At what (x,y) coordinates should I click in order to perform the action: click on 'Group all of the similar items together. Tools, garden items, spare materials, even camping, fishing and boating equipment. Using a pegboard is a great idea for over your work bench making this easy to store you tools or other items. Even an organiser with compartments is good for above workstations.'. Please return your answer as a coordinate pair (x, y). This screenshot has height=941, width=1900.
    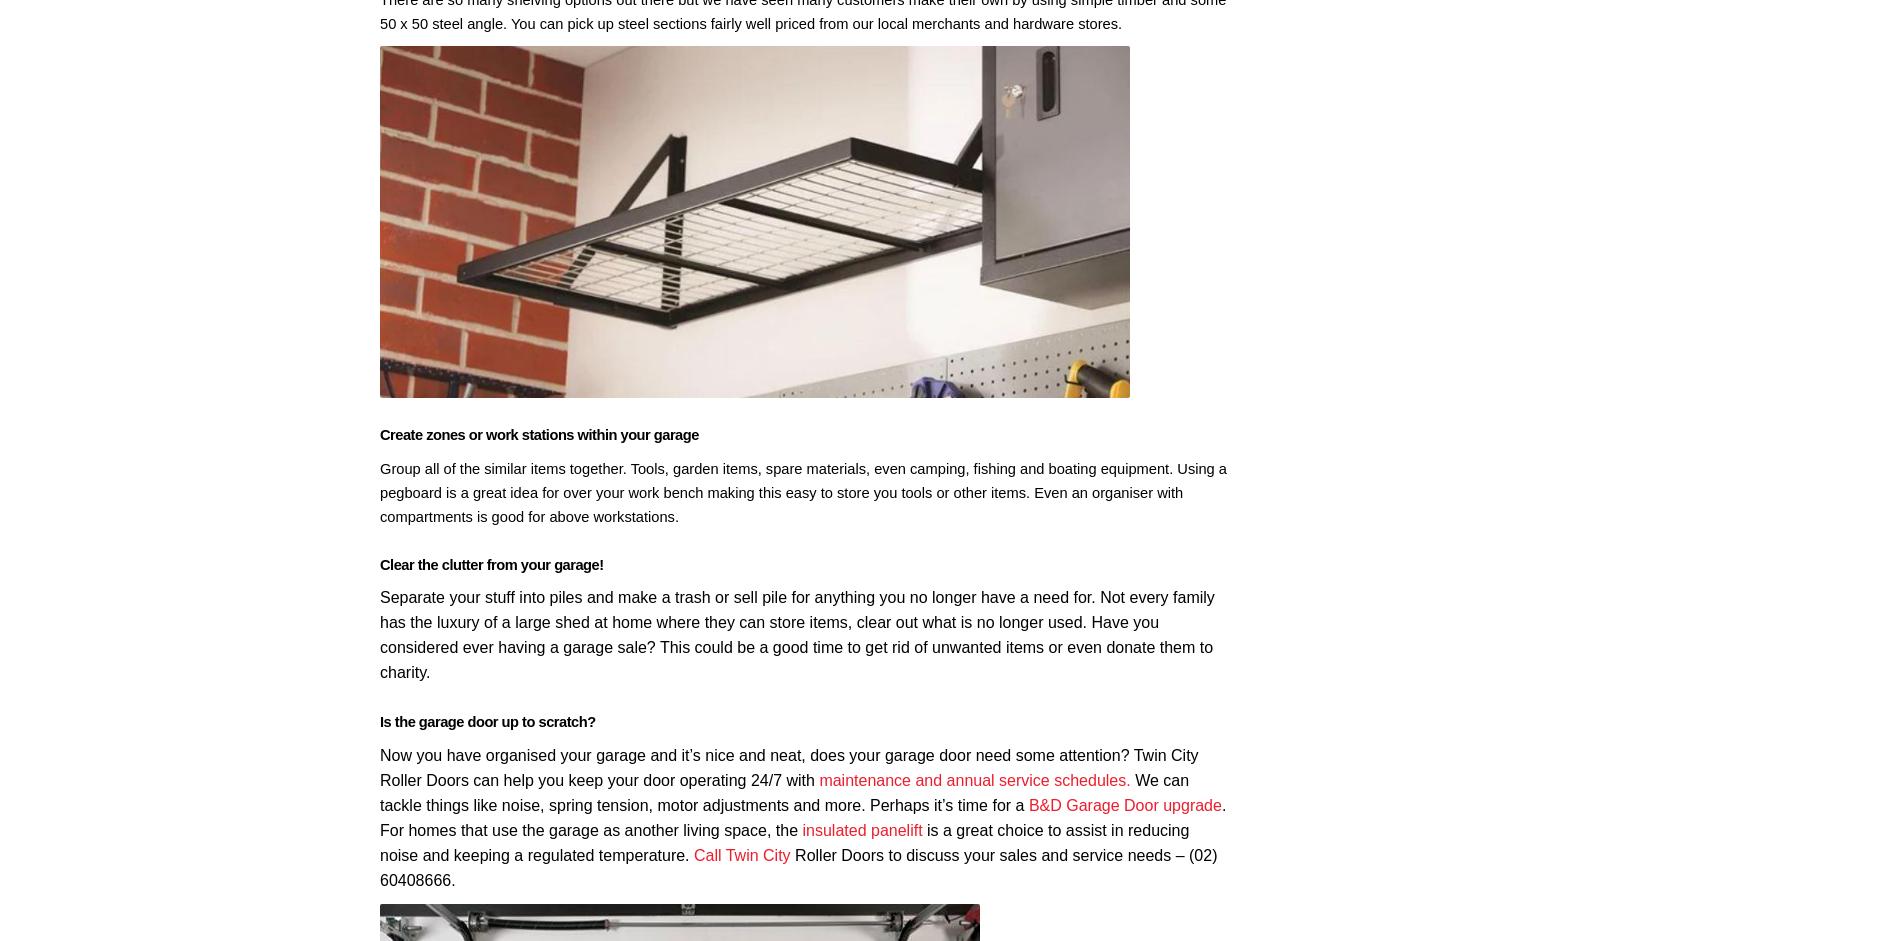
    Looking at the image, I should click on (802, 490).